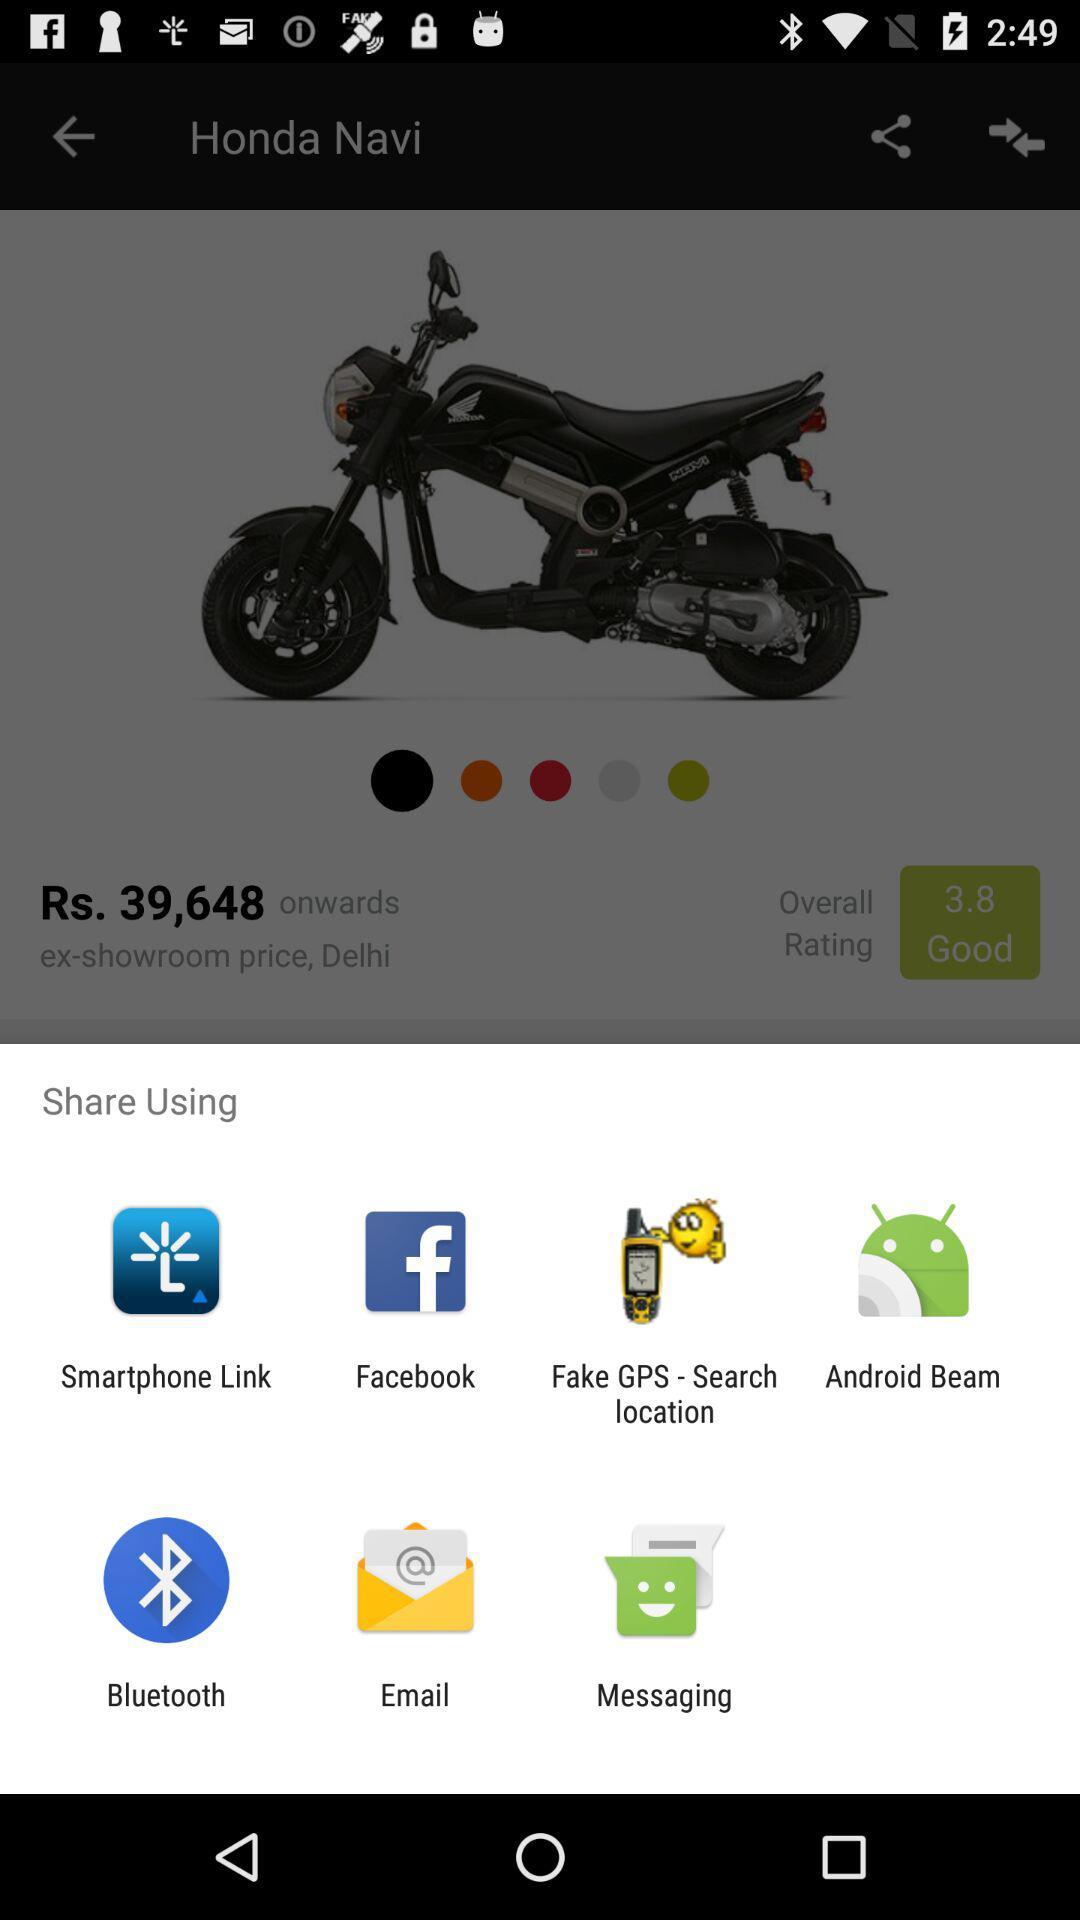  What do you see at coordinates (664, 1392) in the screenshot?
I see `fake gps search` at bounding box center [664, 1392].